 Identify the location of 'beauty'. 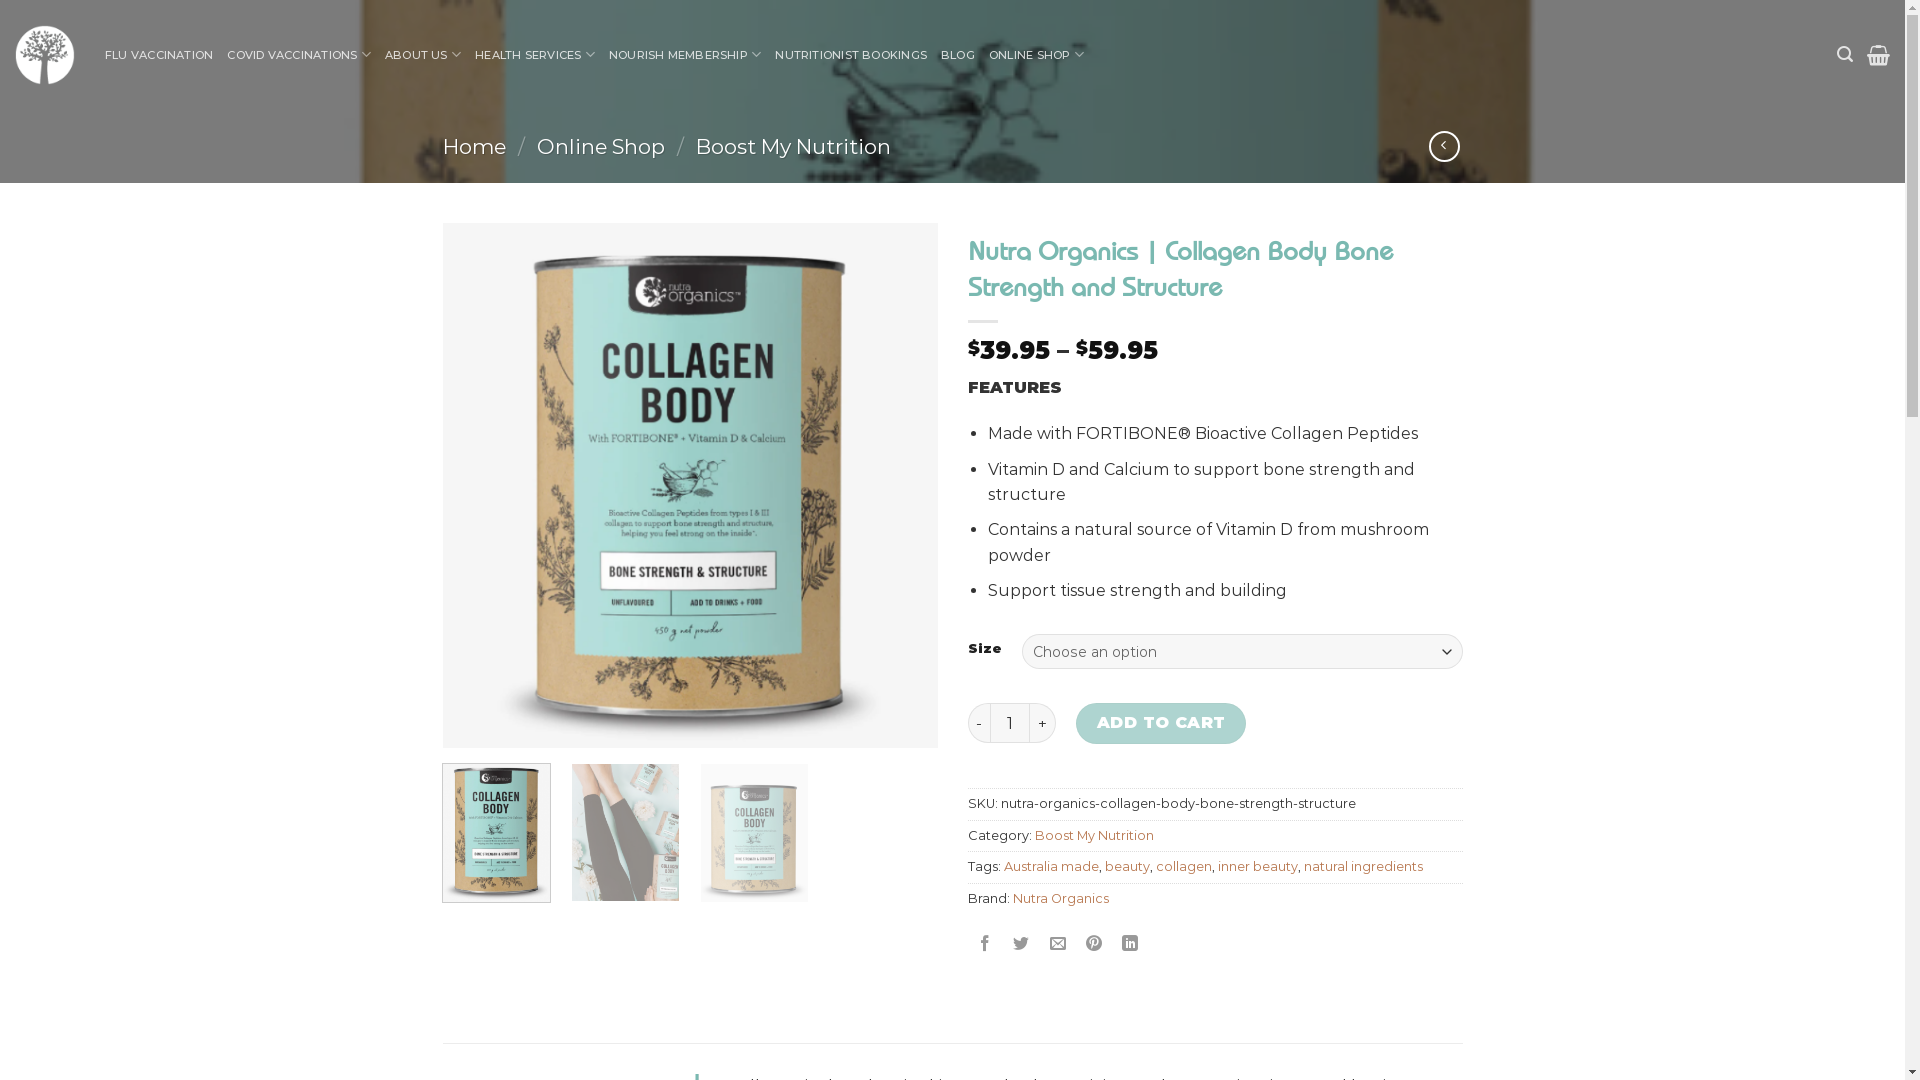
(1126, 865).